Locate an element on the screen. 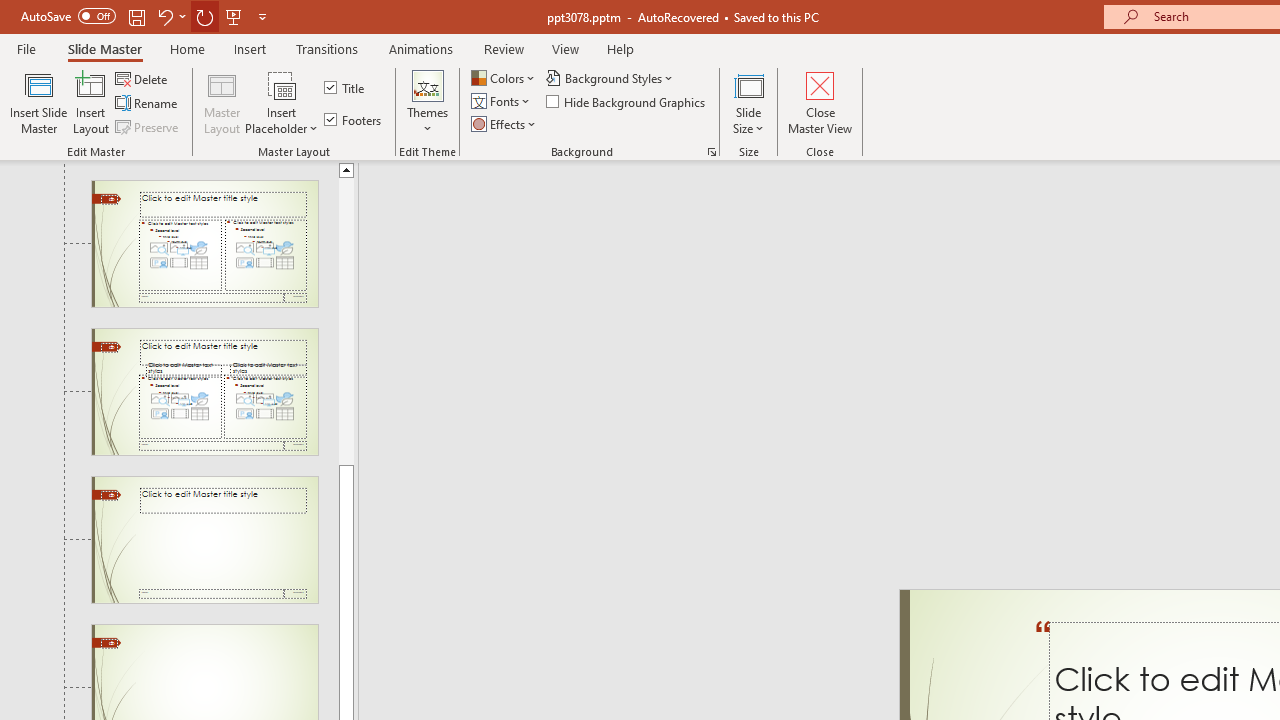 The width and height of the screenshot is (1280, 720). 'Close Master View' is located at coordinates (820, 103).